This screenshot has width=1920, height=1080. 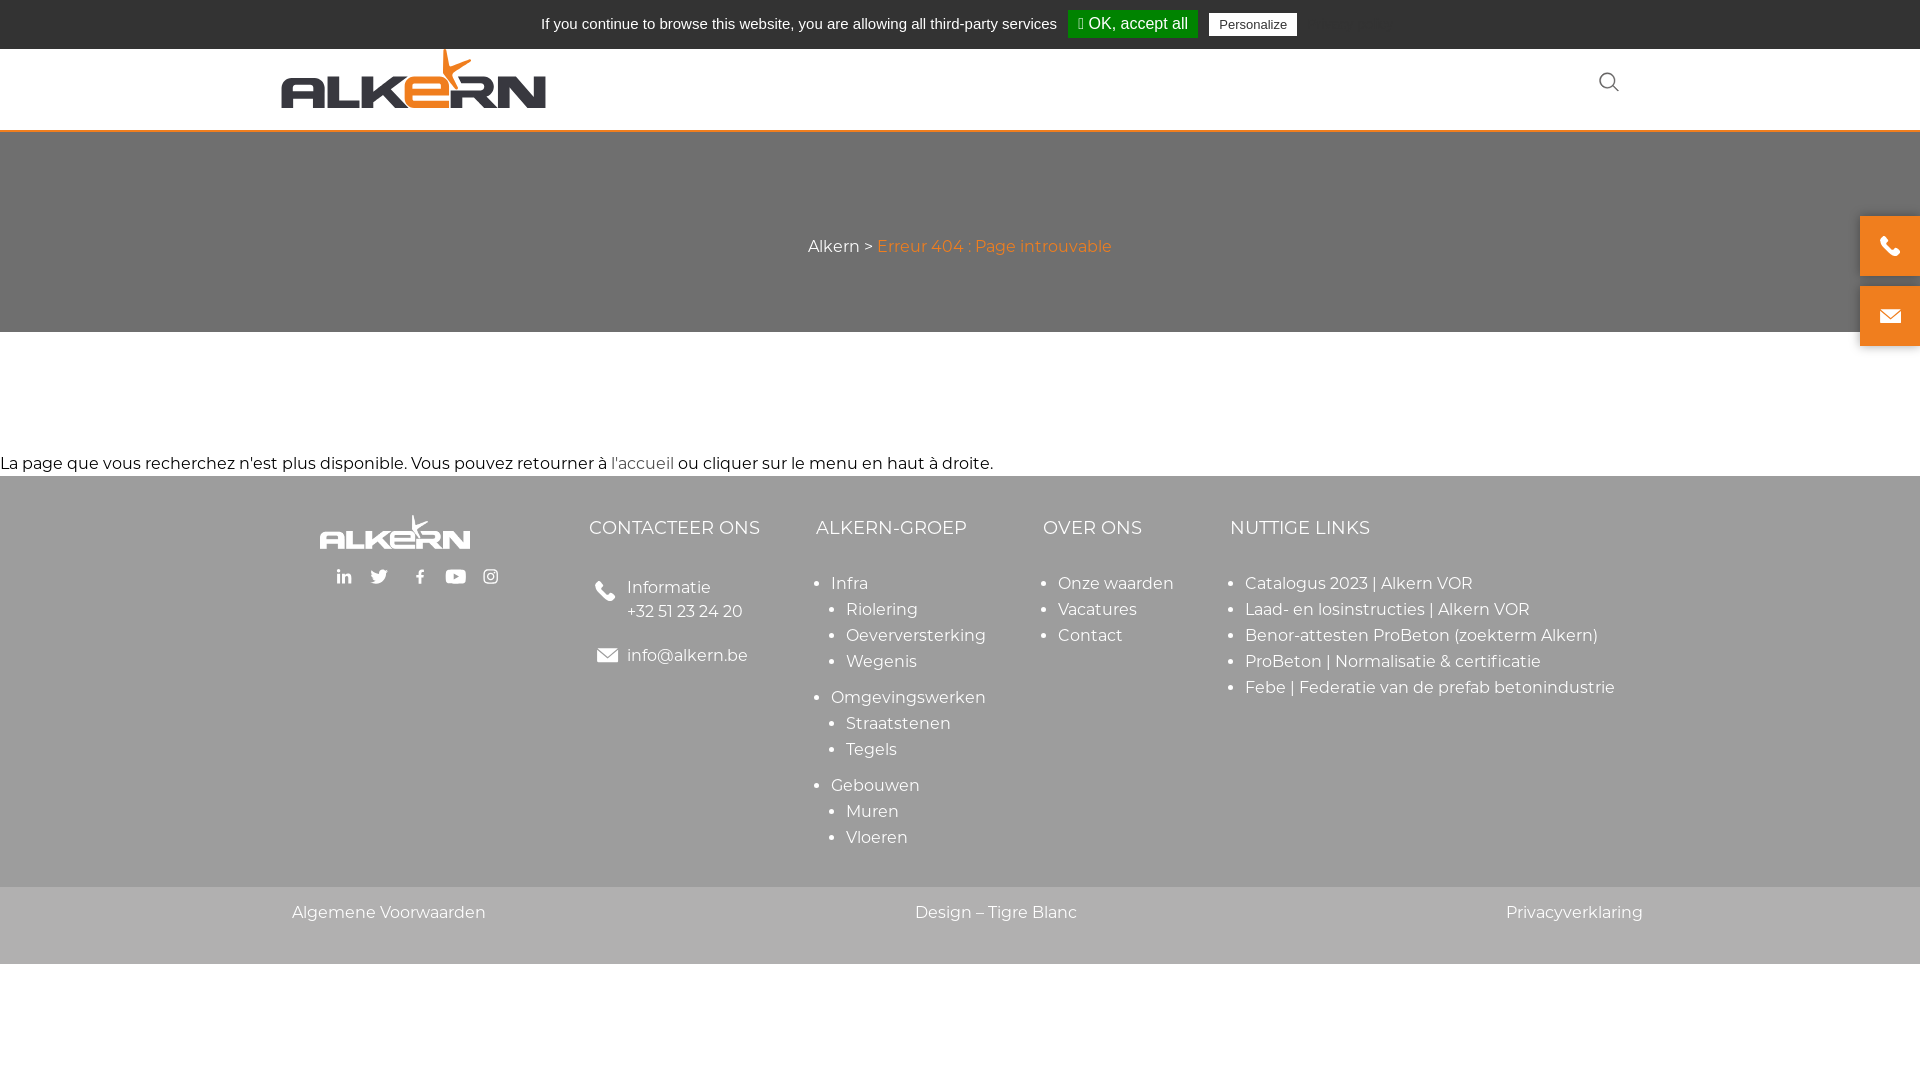 What do you see at coordinates (1506, 912) in the screenshot?
I see `'Privacyverklaring'` at bounding box center [1506, 912].